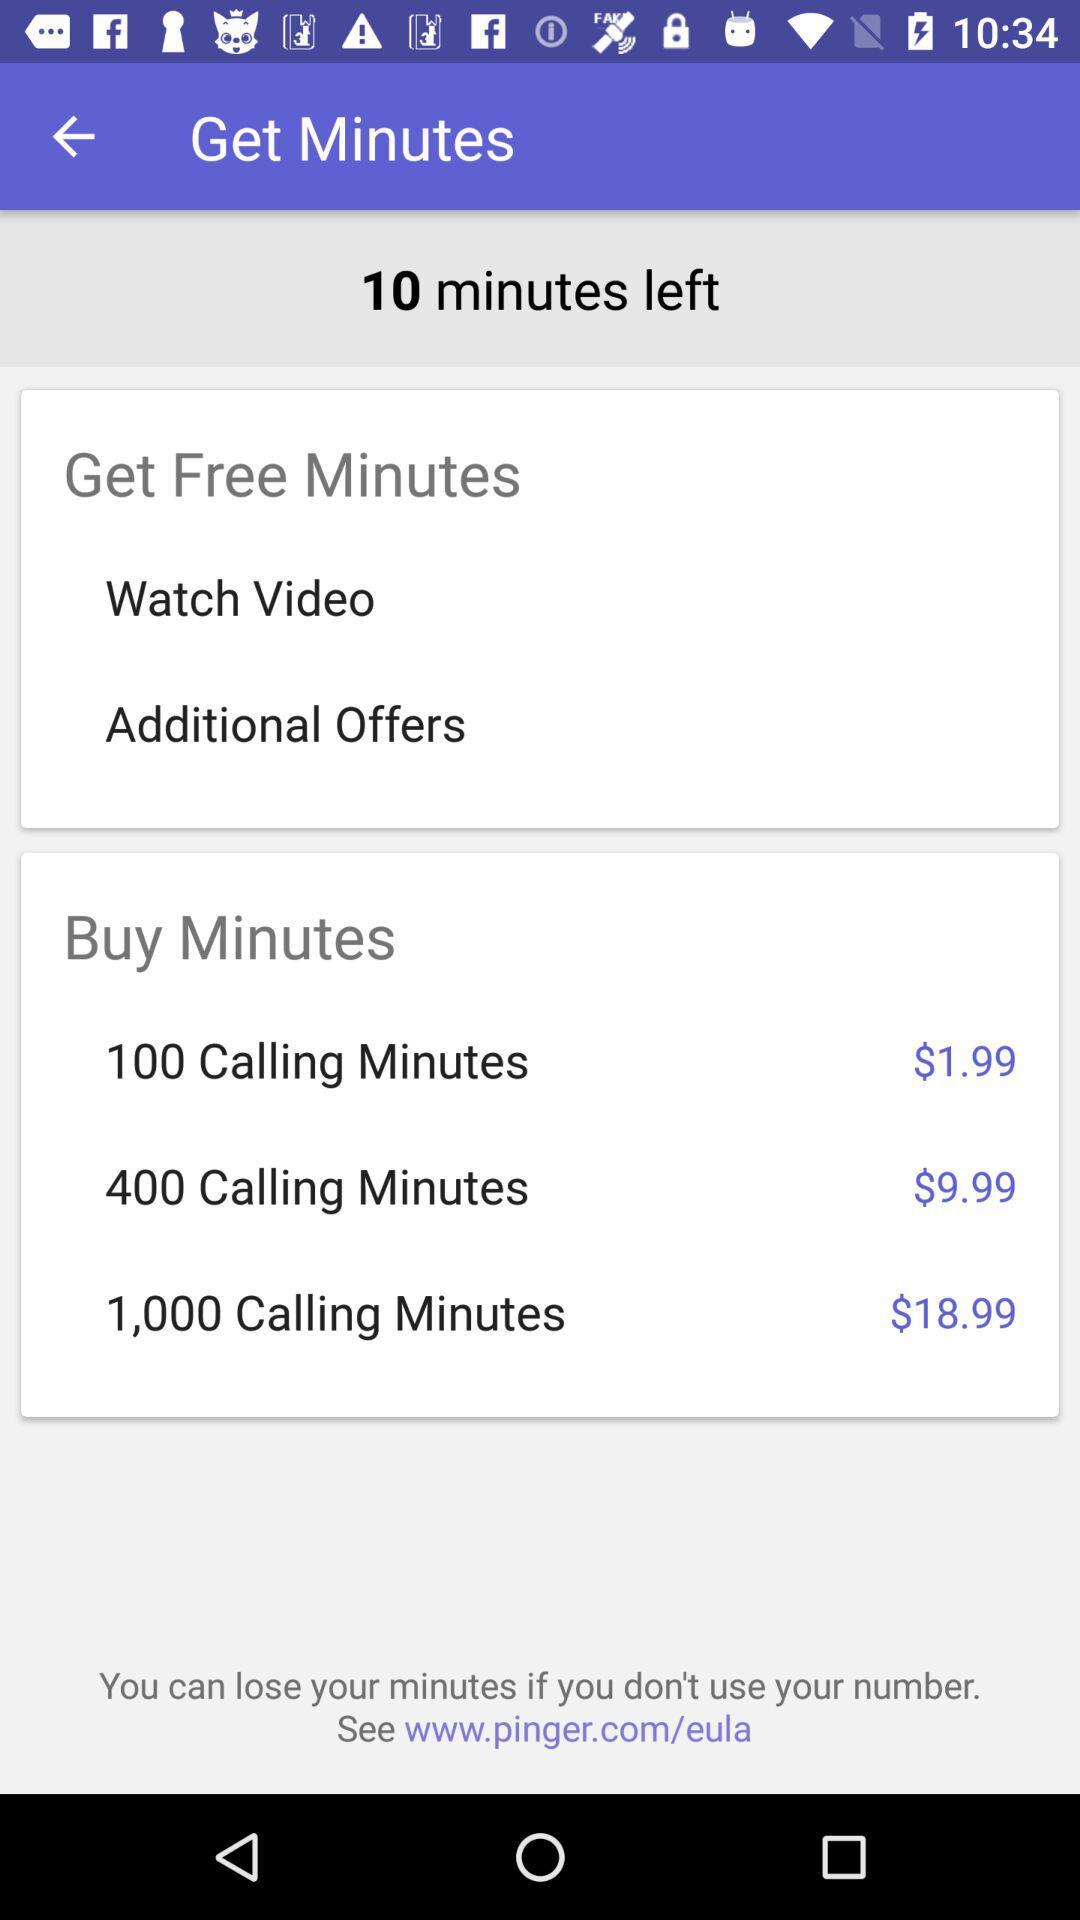  What do you see at coordinates (540, 608) in the screenshot?
I see `the first item which is under text 10 minutes left` at bounding box center [540, 608].